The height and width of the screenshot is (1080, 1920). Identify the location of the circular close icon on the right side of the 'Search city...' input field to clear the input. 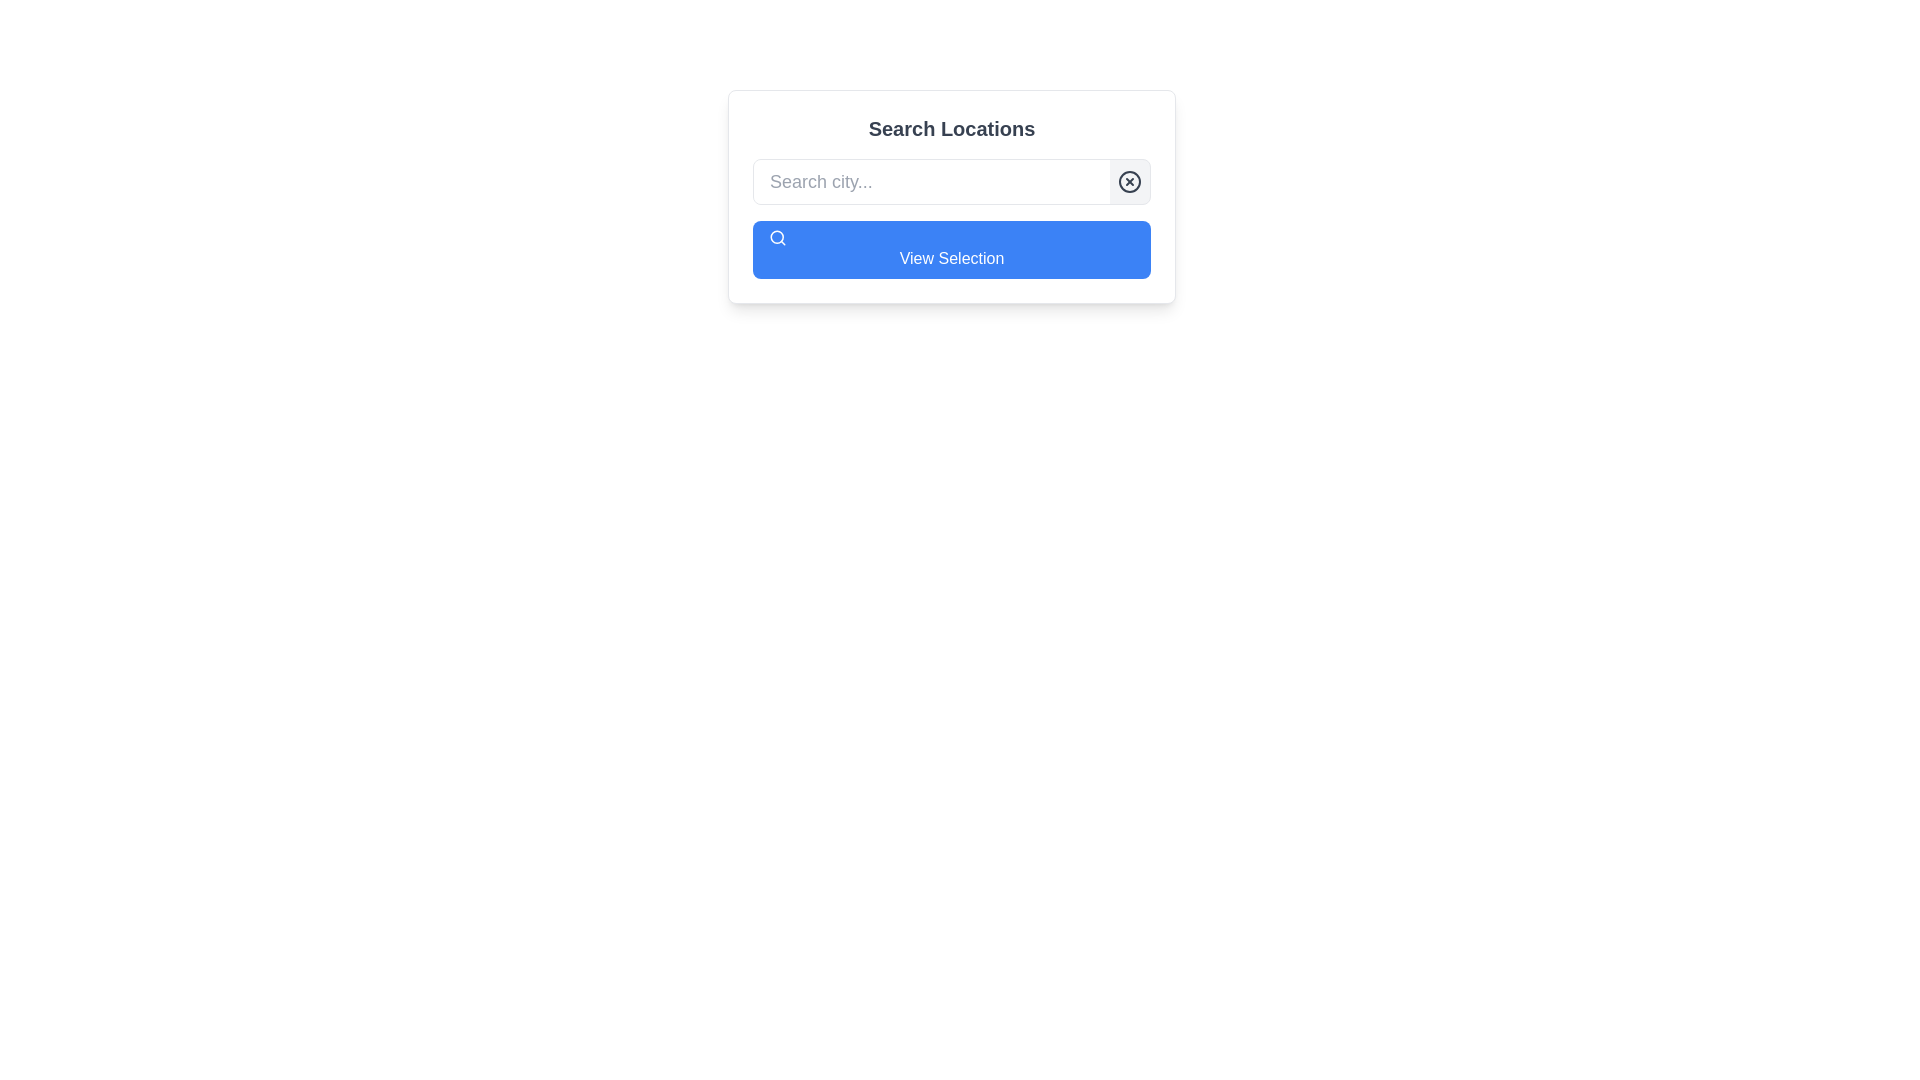
(1129, 181).